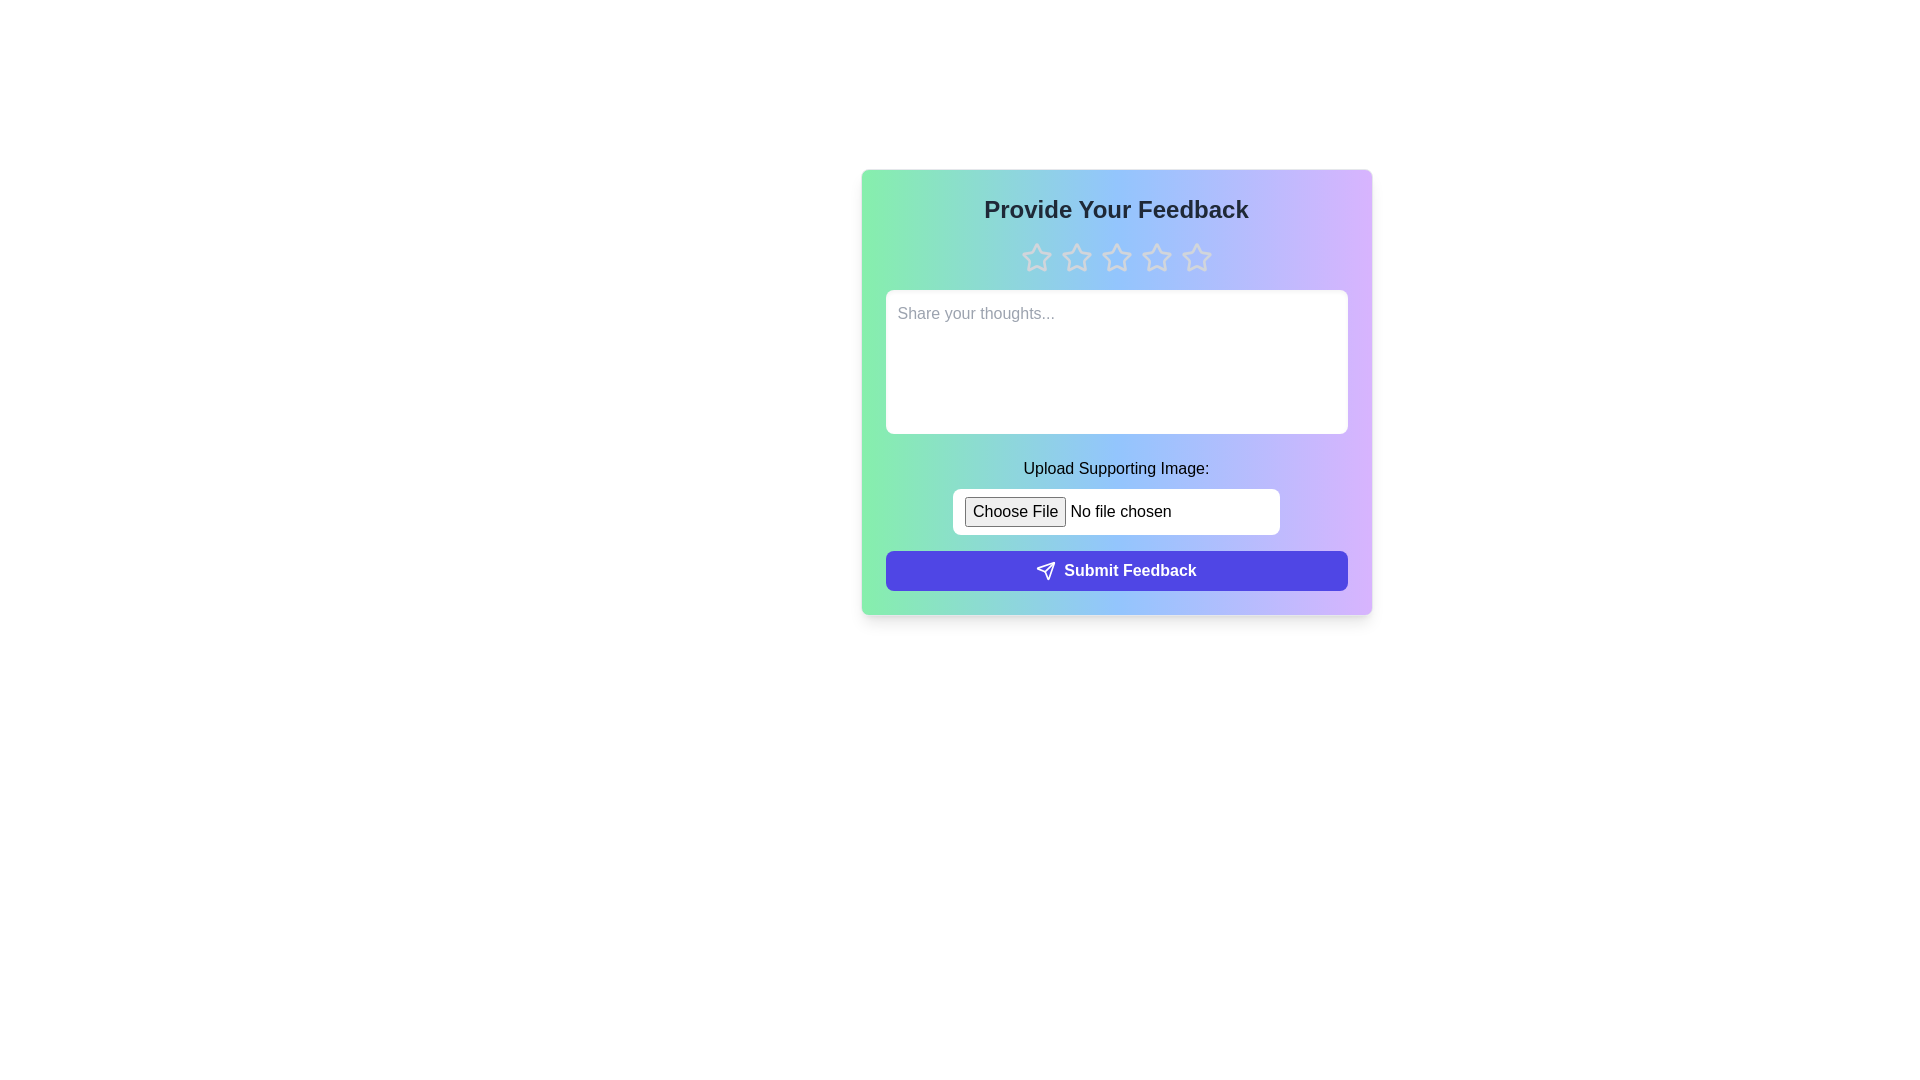 The height and width of the screenshot is (1080, 1920). Describe the element at coordinates (1115, 209) in the screenshot. I see `heading that displays 'Provide Your Feedback', which is styled with a bold, large font and centered alignment at the top of the feedback form` at that location.